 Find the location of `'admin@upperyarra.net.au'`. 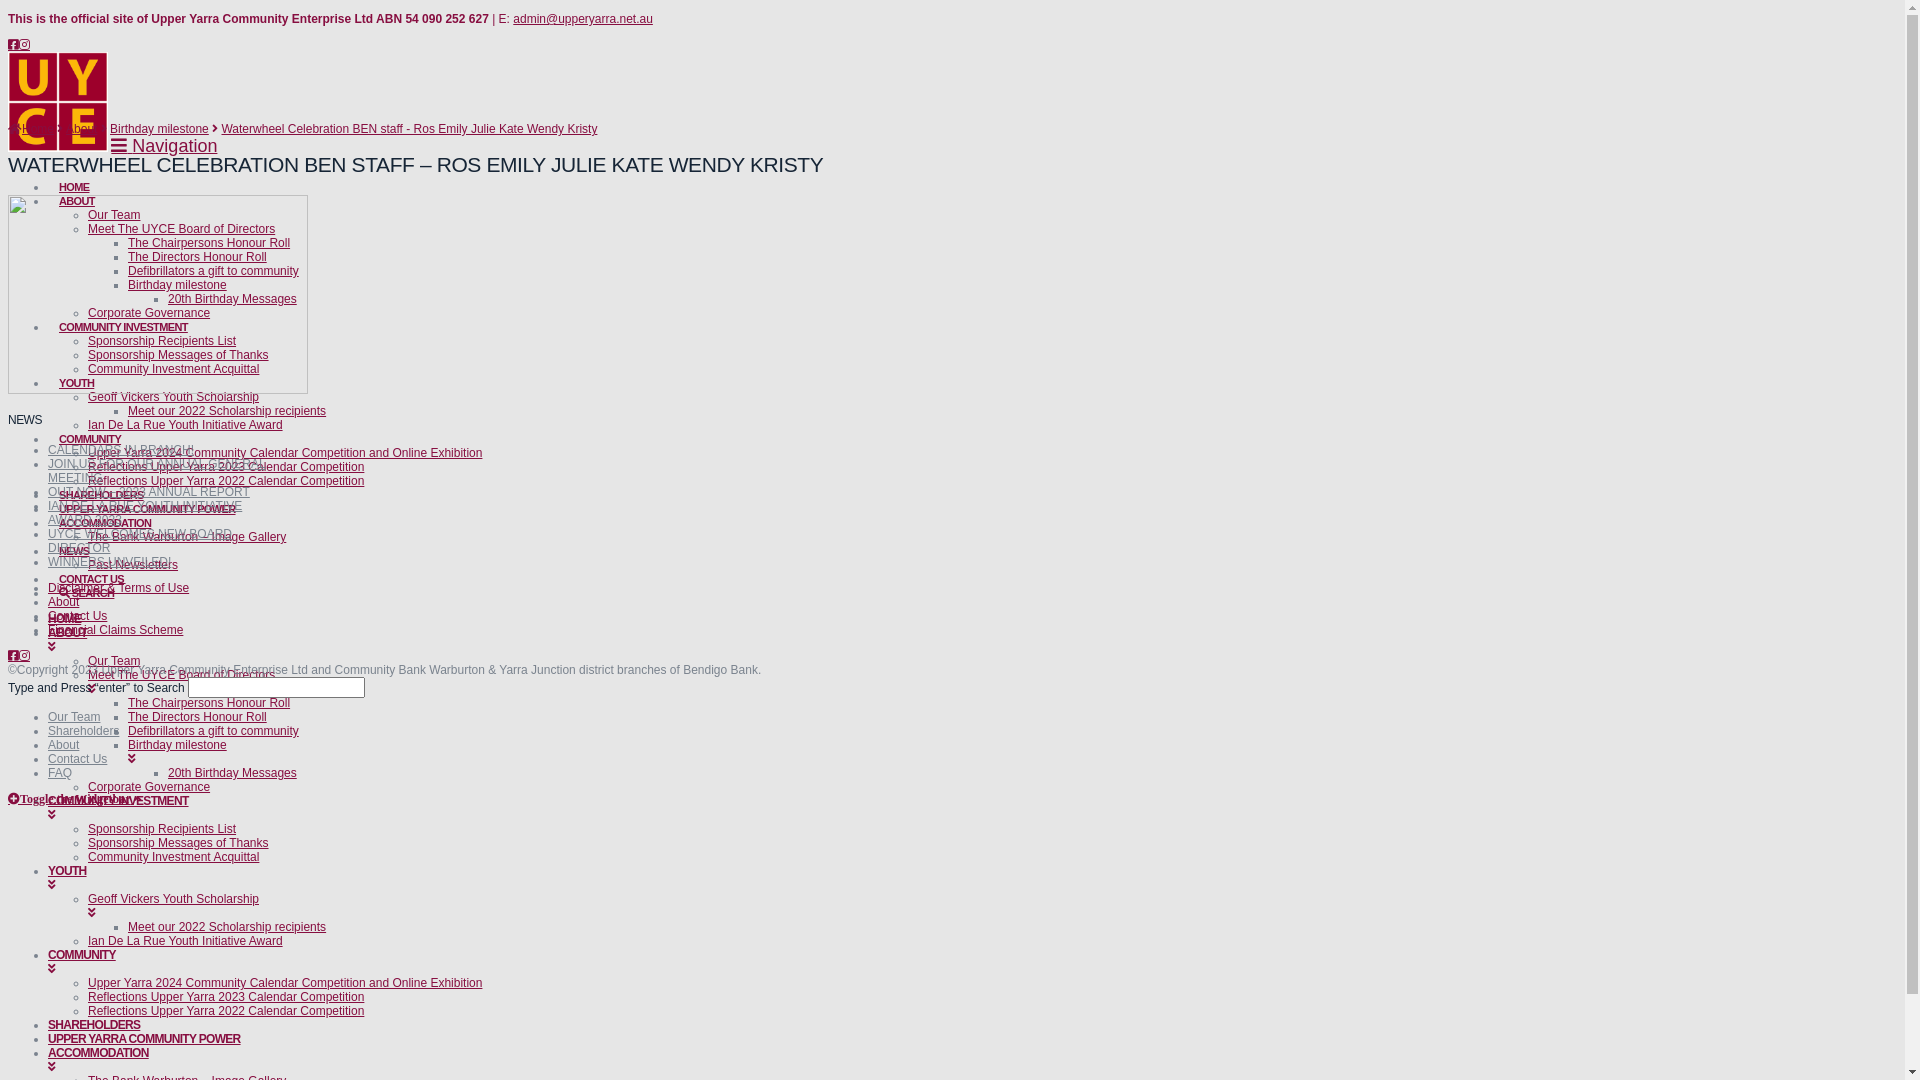

'admin@upperyarra.net.au' is located at coordinates (581, 19).